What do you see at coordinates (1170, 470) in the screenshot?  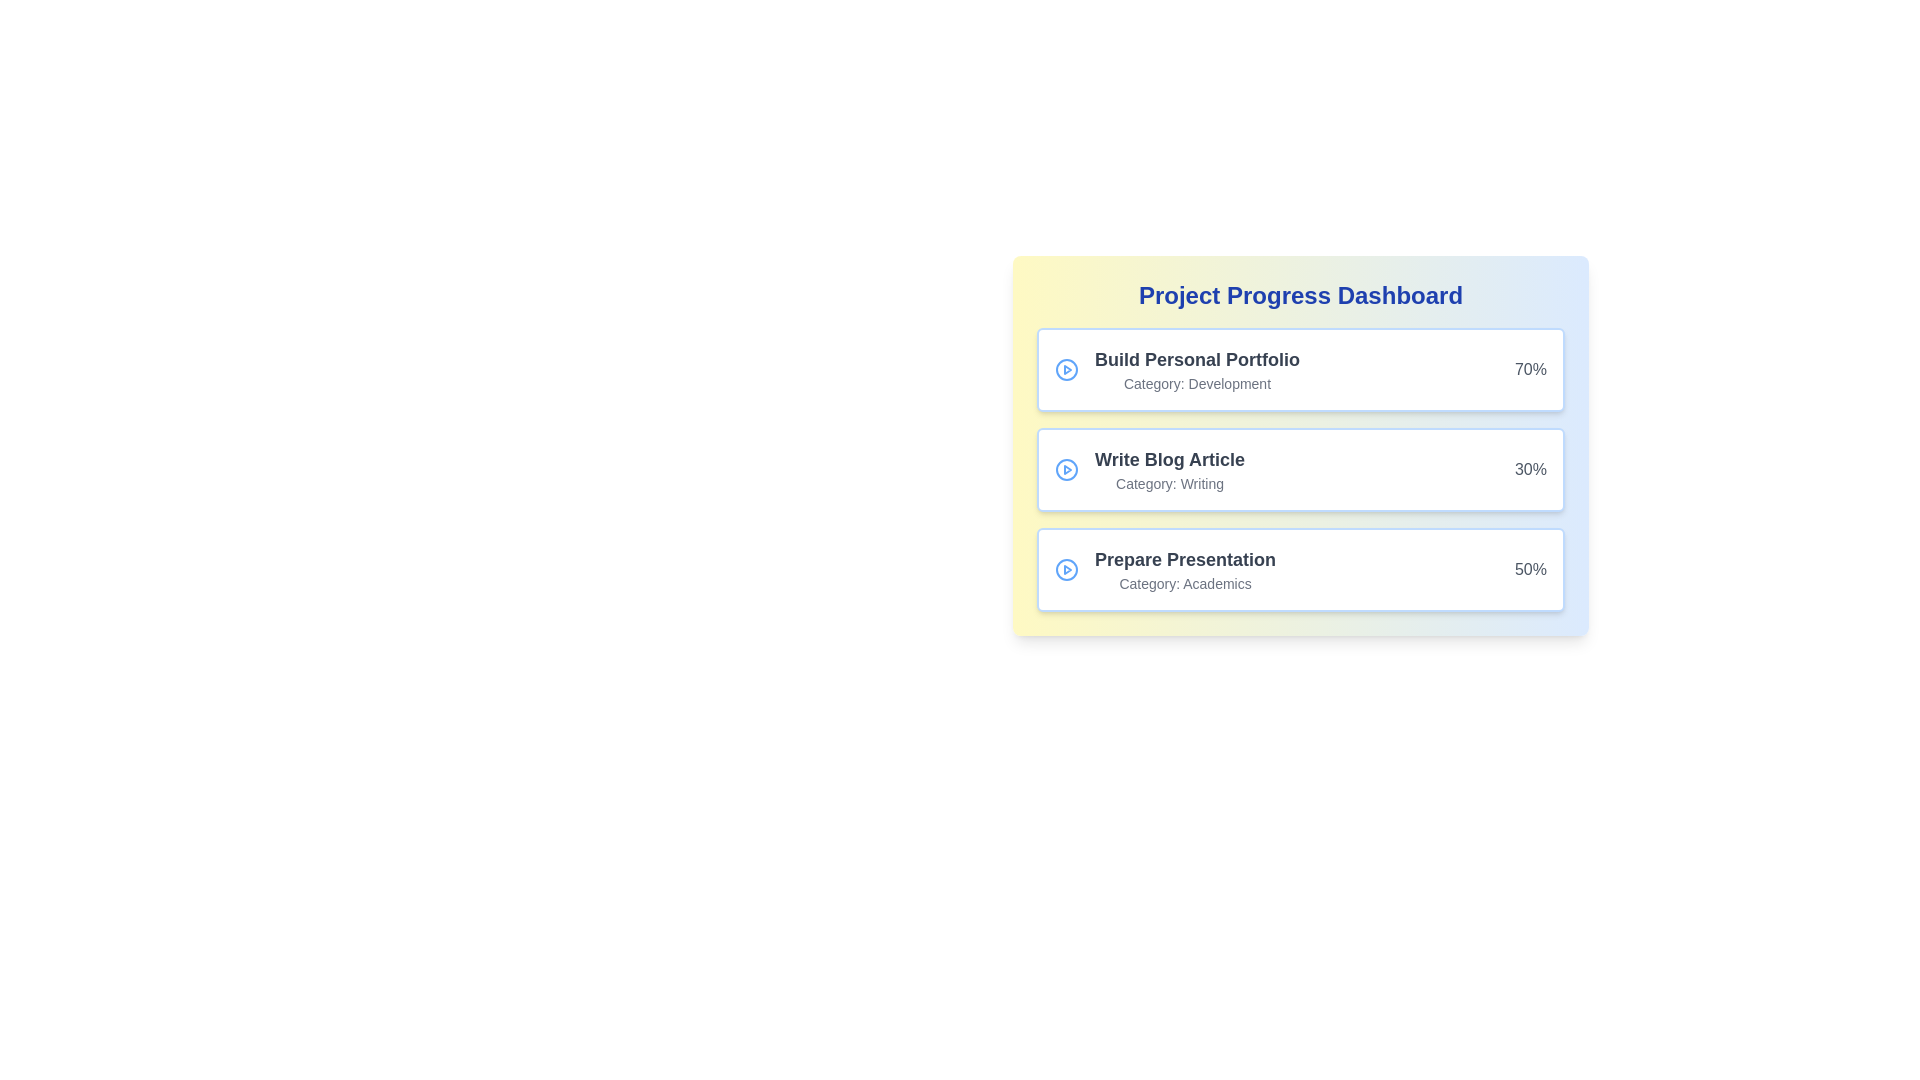 I see `the 'Write Blog Article' text display element located in the second card of the 'Project Progress Dashboard', which is centrally positioned between the 'Build Personal Portfolio' and 'Prepare Presentation' cards` at bounding box center [1170, 470].